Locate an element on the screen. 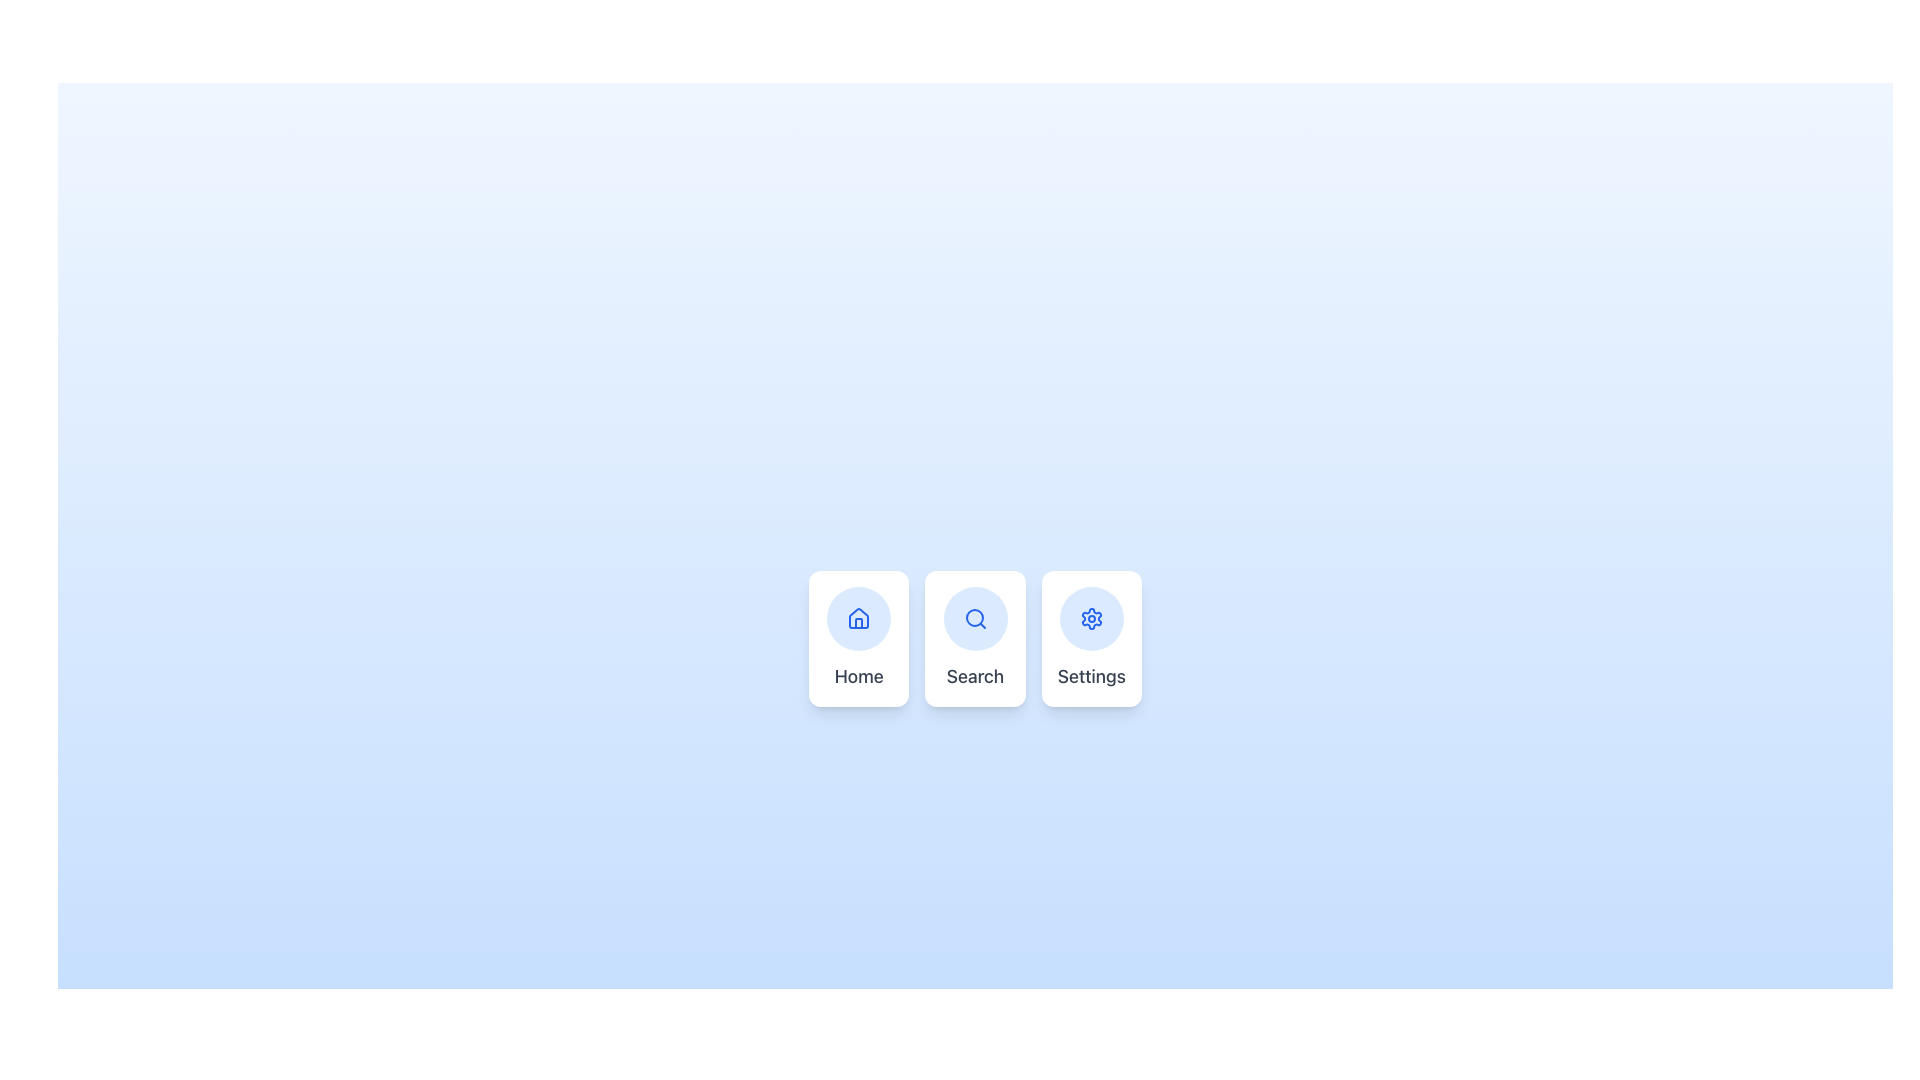  text from the 'Home' section label located at the bottom of the card, which serves as a navigation option is located at coordinates (859, 676).